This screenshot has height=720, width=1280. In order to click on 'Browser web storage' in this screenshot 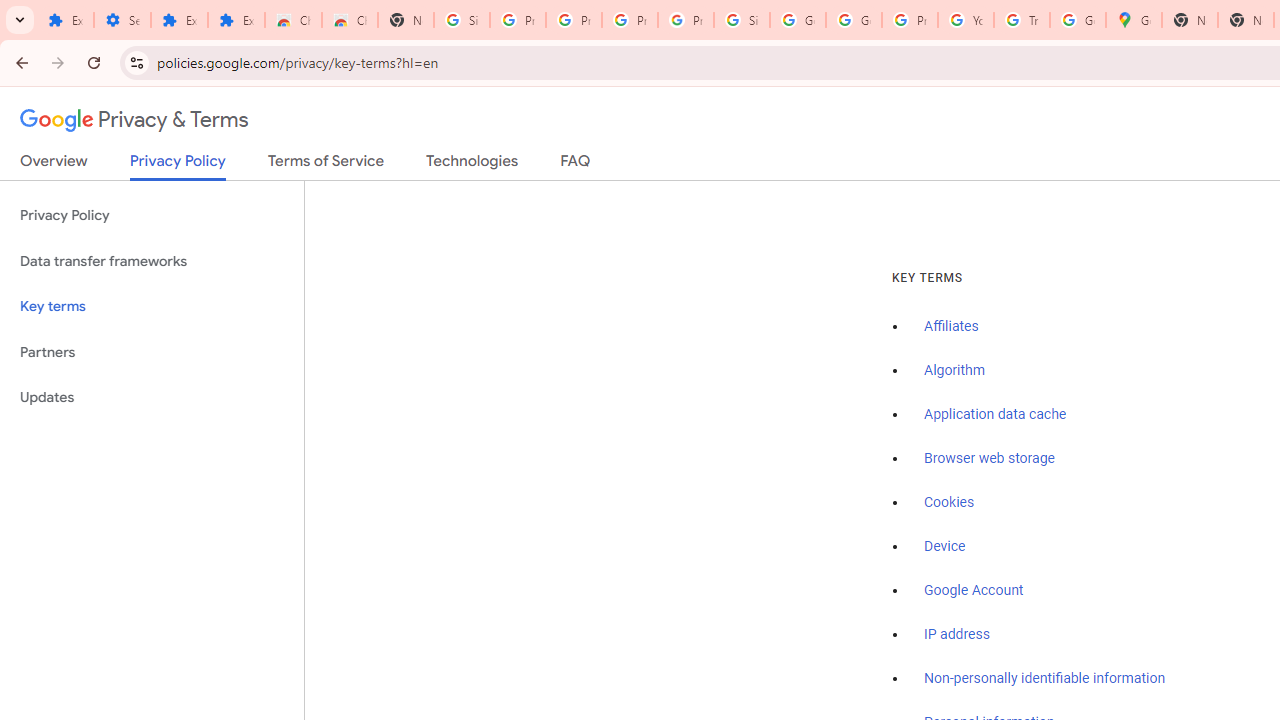, I will do `click(989, 458)`.